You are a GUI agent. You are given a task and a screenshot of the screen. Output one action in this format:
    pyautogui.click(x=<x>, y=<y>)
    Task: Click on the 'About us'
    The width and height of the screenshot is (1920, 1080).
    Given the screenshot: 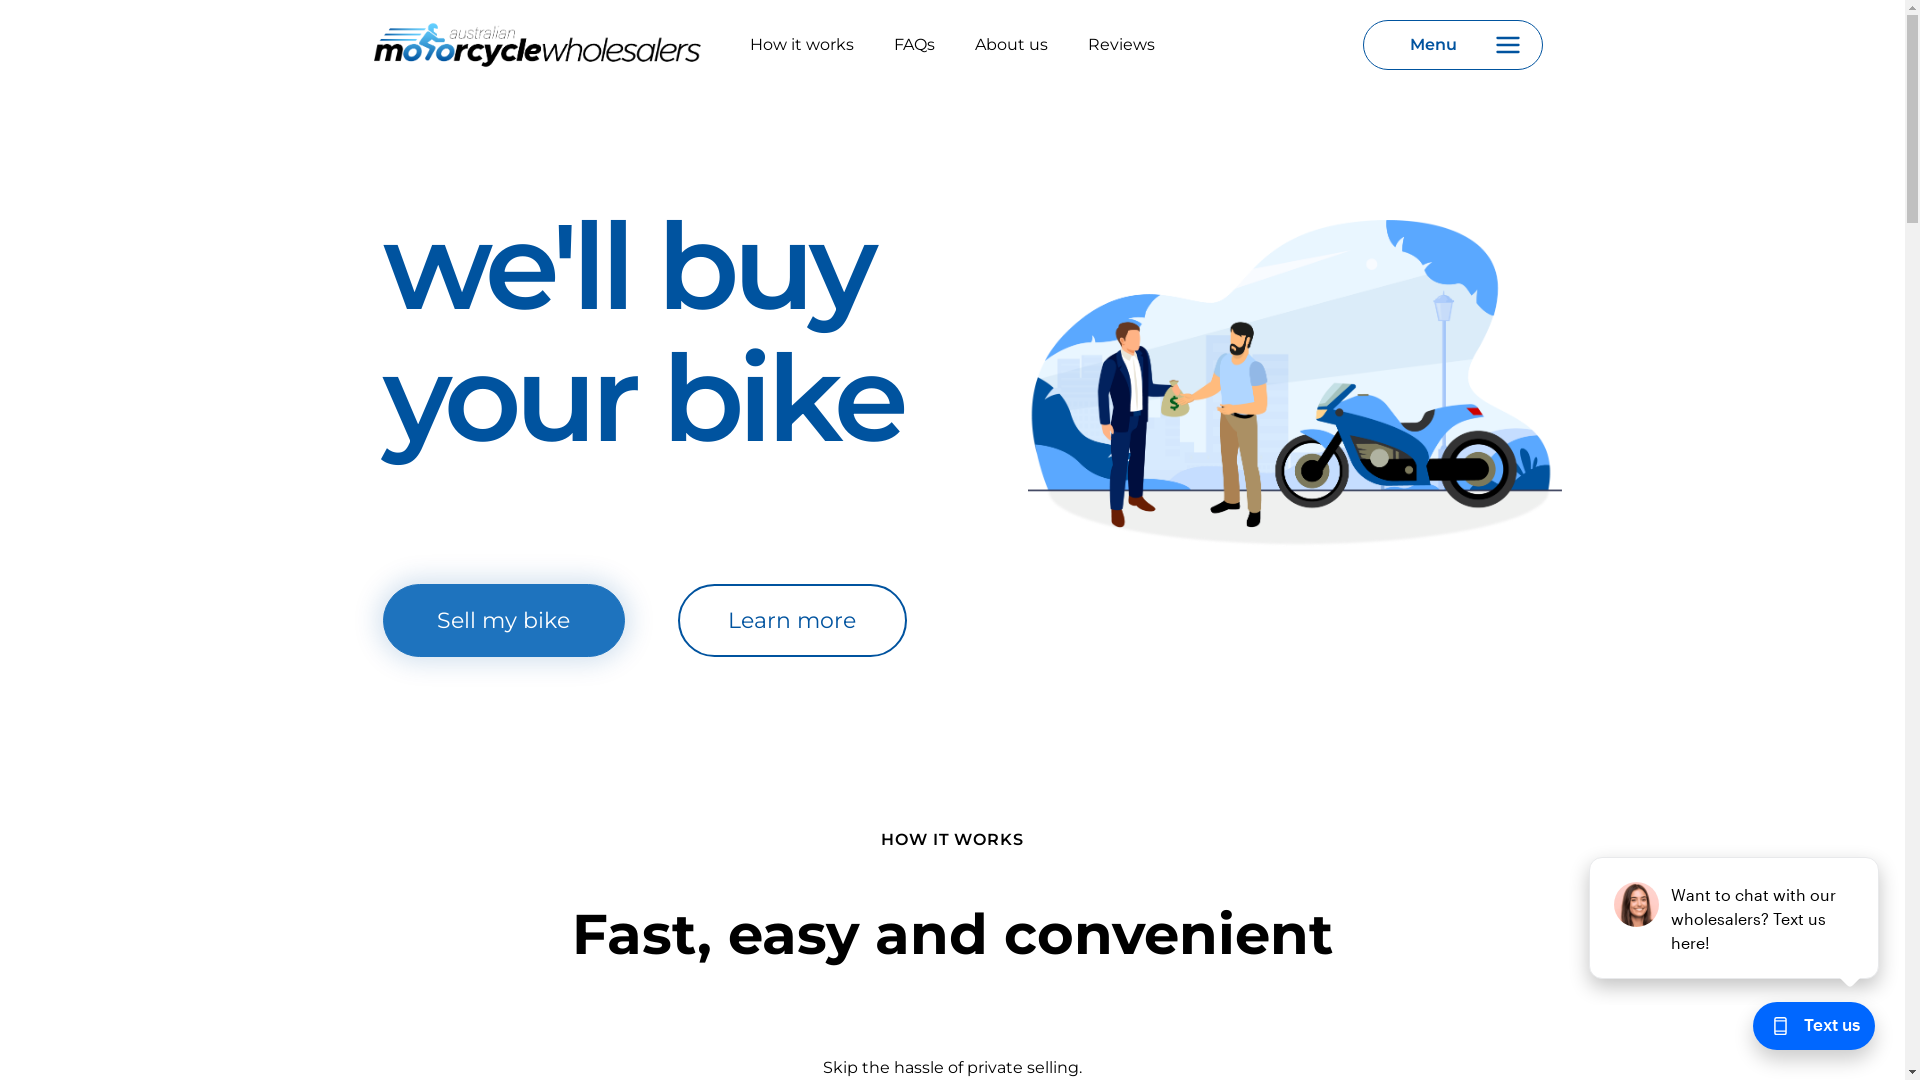 What is the action you would take?
    pyautogui.click(x=1011, y=45)
    